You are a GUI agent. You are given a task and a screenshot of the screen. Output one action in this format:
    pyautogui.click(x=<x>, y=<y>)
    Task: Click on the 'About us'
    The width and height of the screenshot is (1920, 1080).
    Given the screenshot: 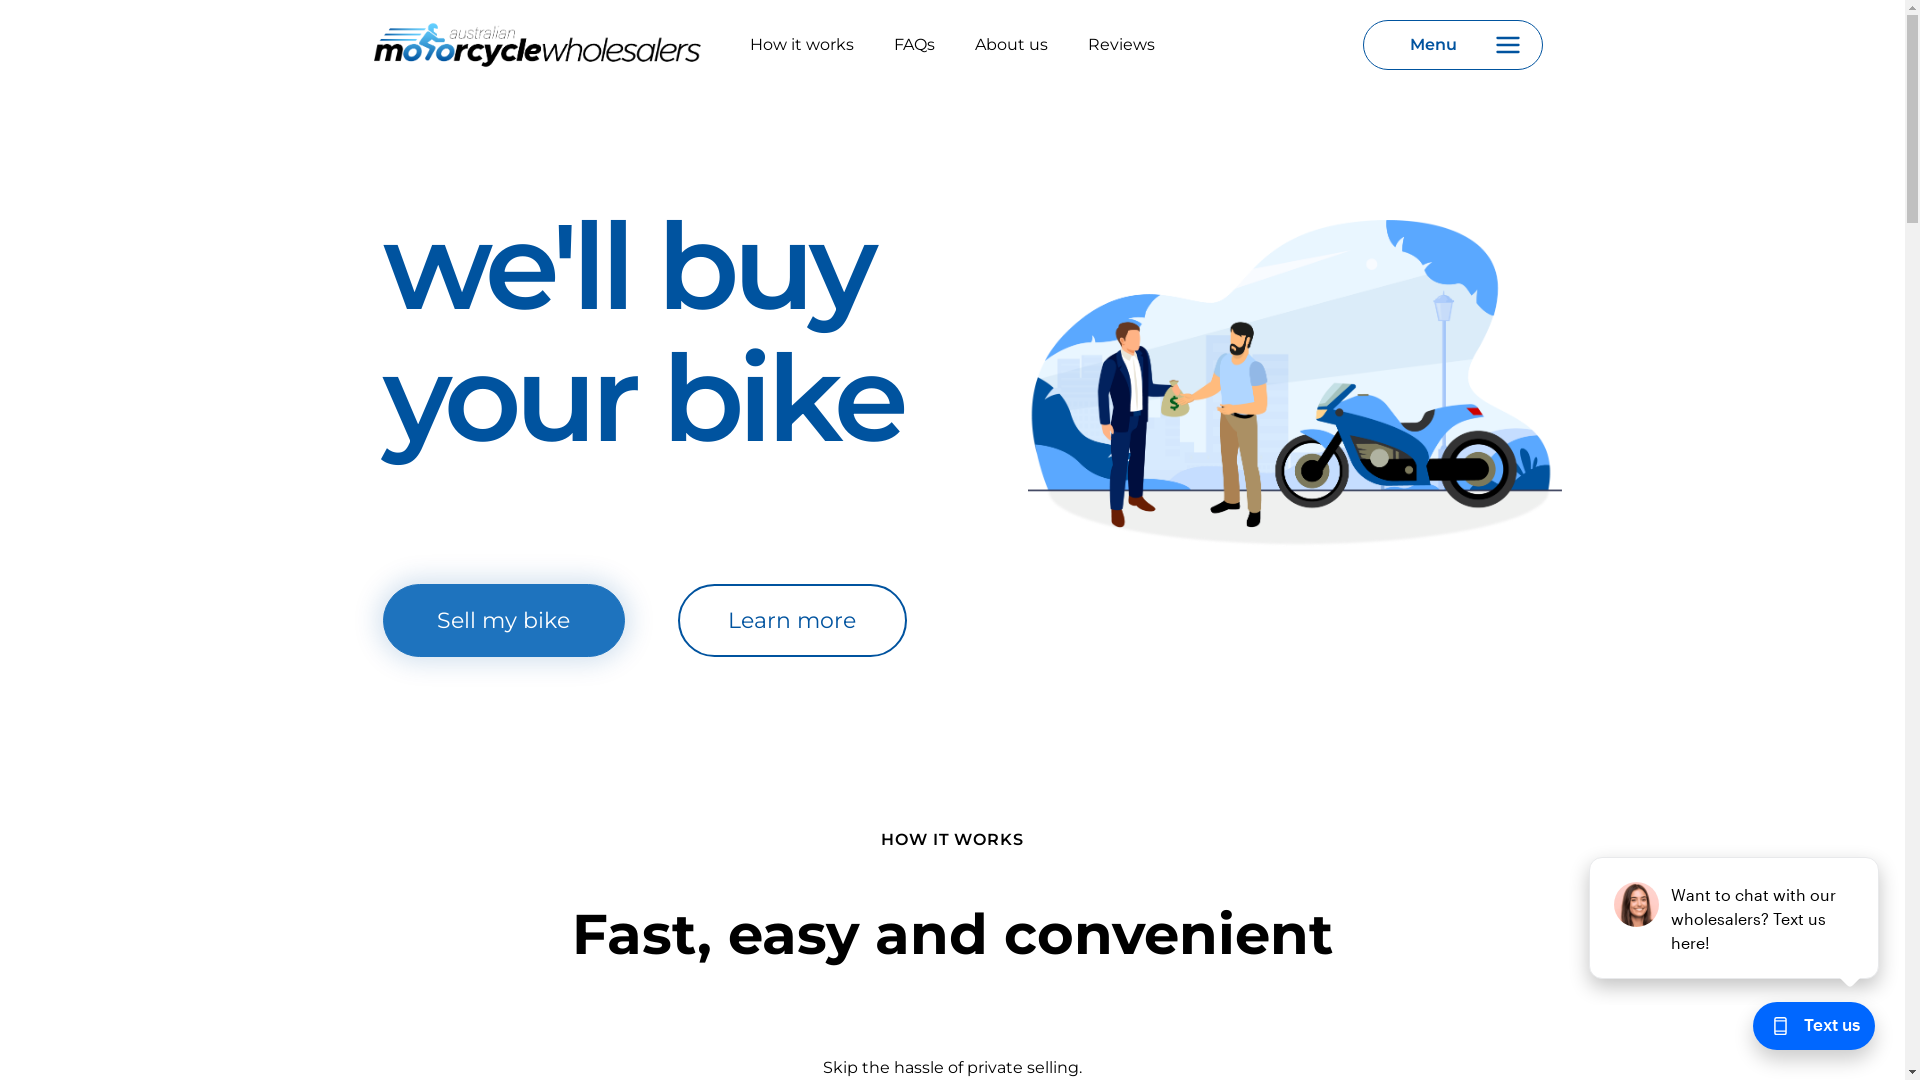 What is the action you would take?
    pyautogui.click(x=1011, y=45)
    